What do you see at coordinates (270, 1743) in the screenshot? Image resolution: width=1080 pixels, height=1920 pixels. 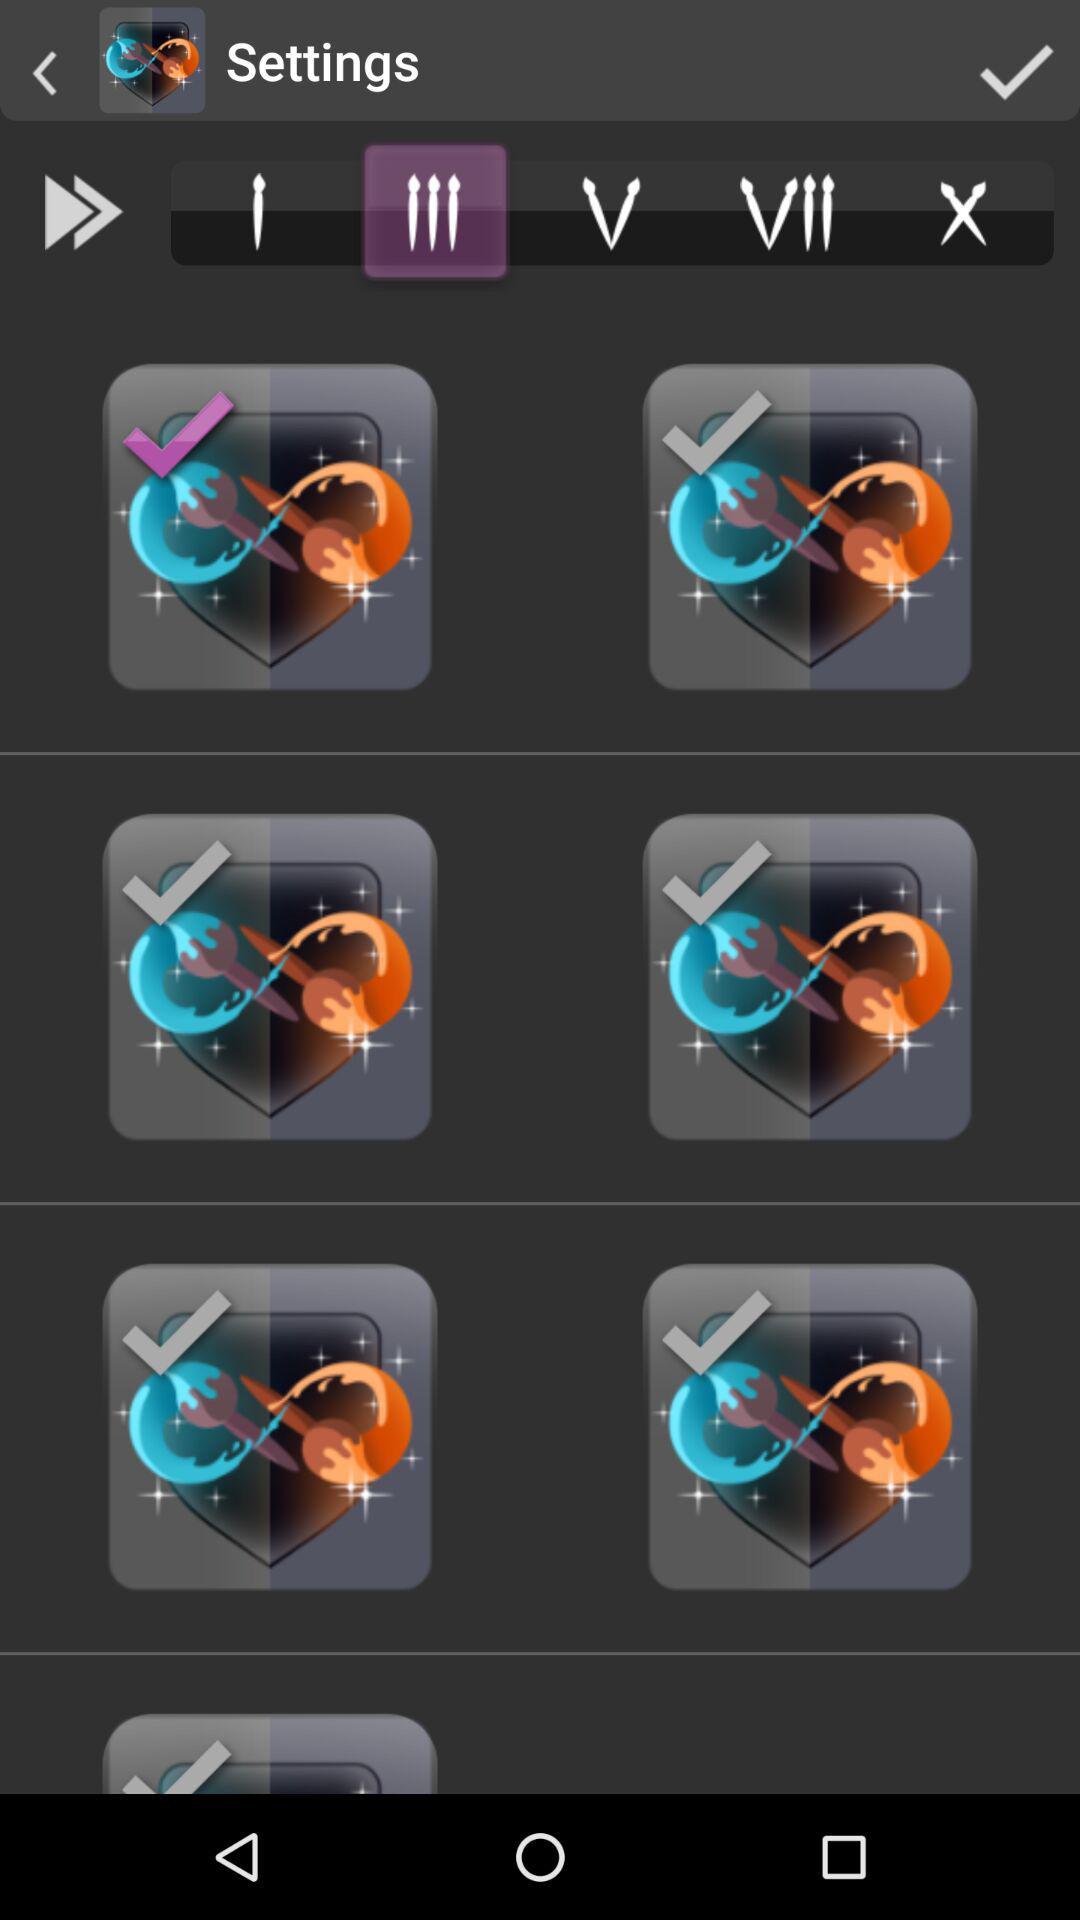 I see `the last button which is on the left` at bounding box center [270, 1743].